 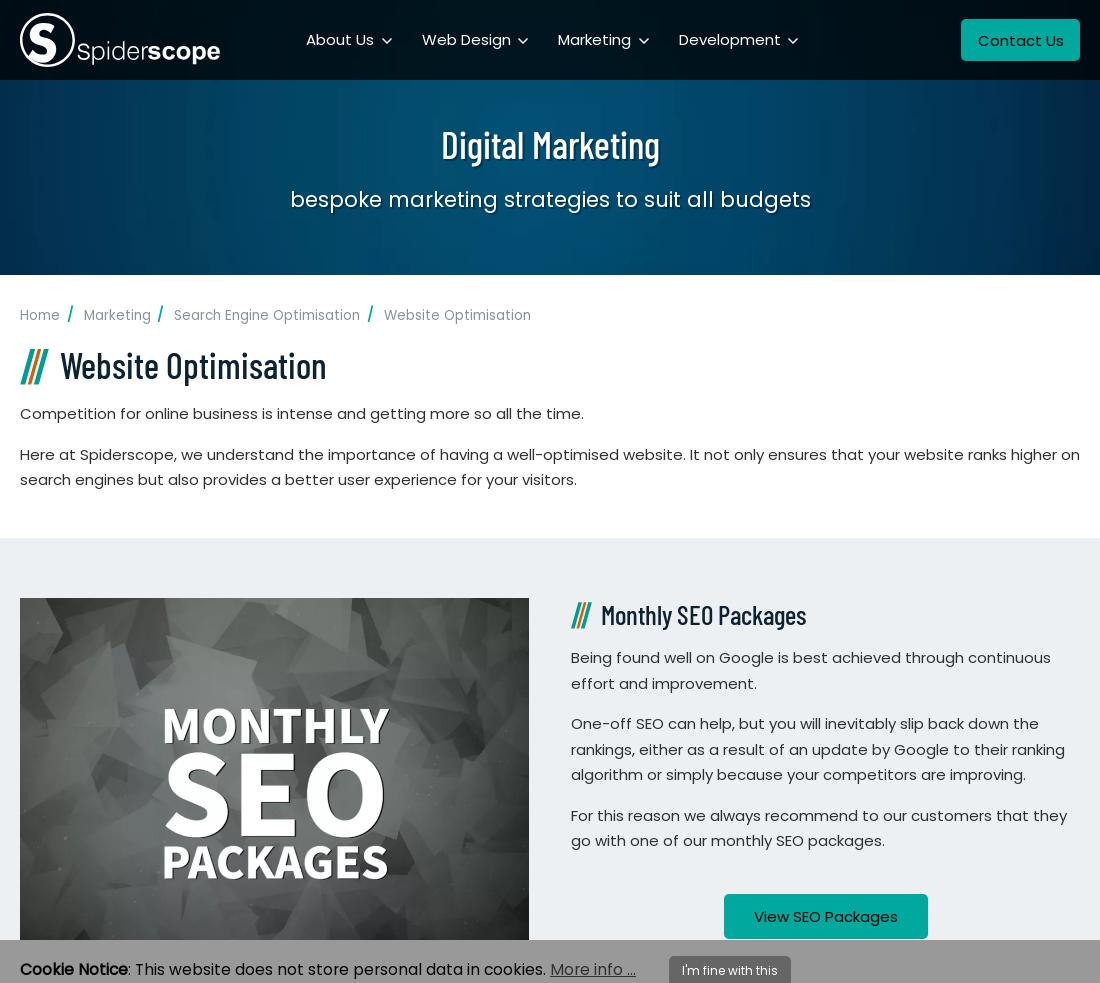 What do you see at coordinates (825, 916) in the screenshot?
I see `'View SEO Packages'` at bounding box center [825, 916].